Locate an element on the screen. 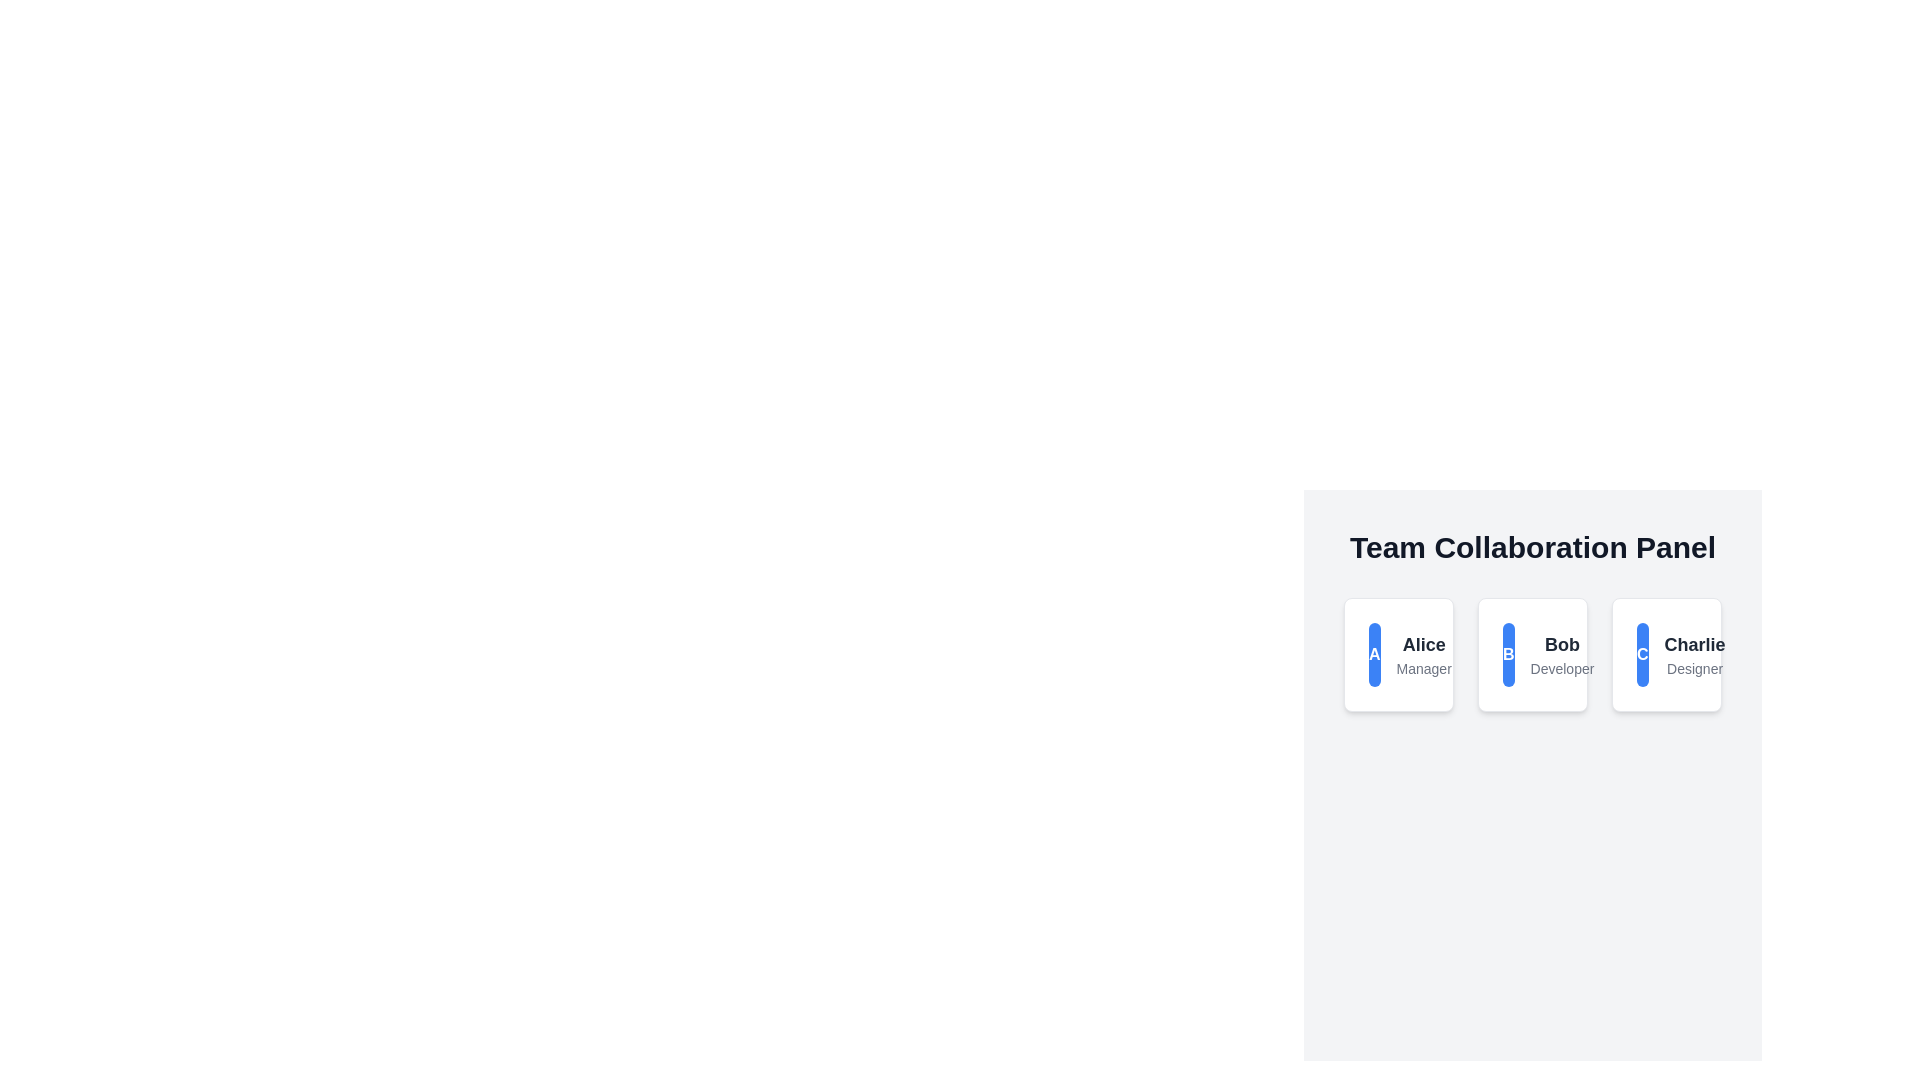 This screenshot has height=1080, width=1920. the first Profile card in the team member's grid layout is located at coordinates (1397, 655).